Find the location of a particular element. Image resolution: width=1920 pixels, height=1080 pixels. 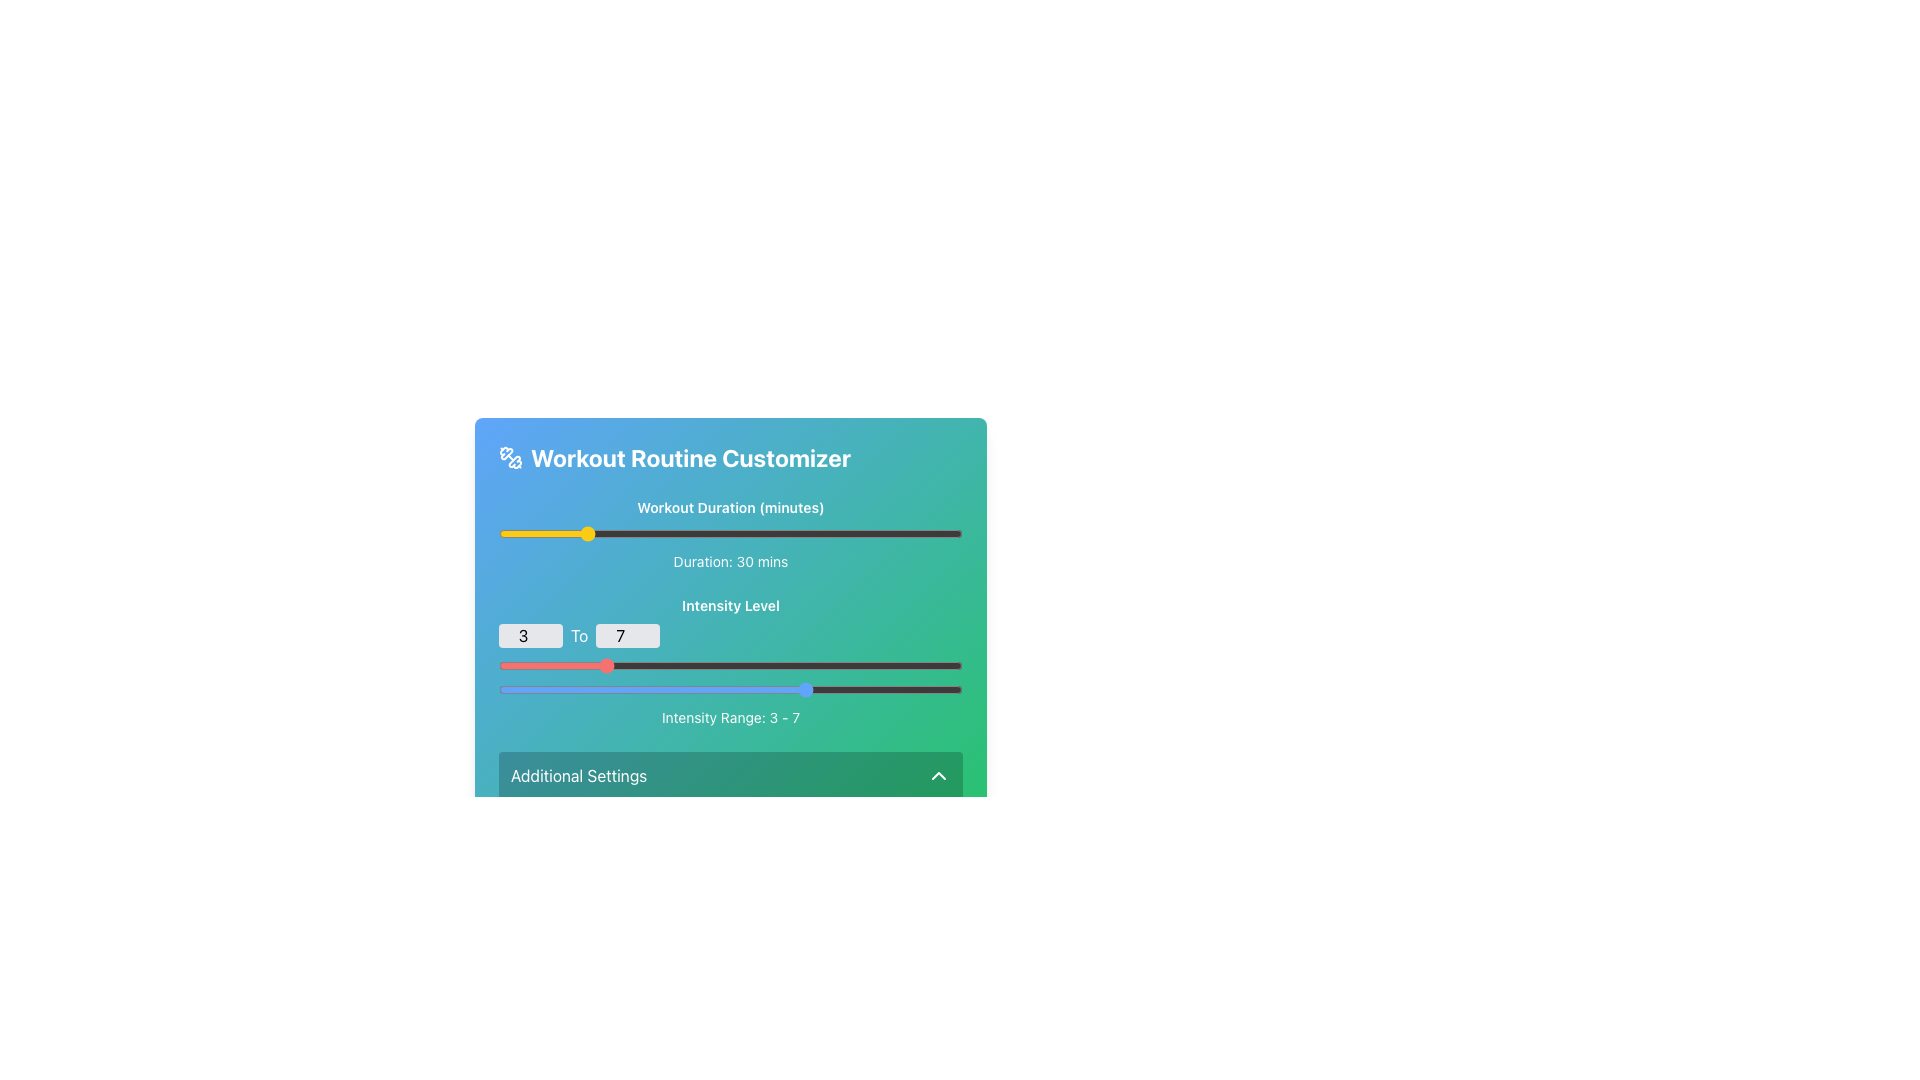

the 'Additional Settings' toggle button at the bottom of the 'Workout Routine Customizer' panel is located at coordinates (729, 774).